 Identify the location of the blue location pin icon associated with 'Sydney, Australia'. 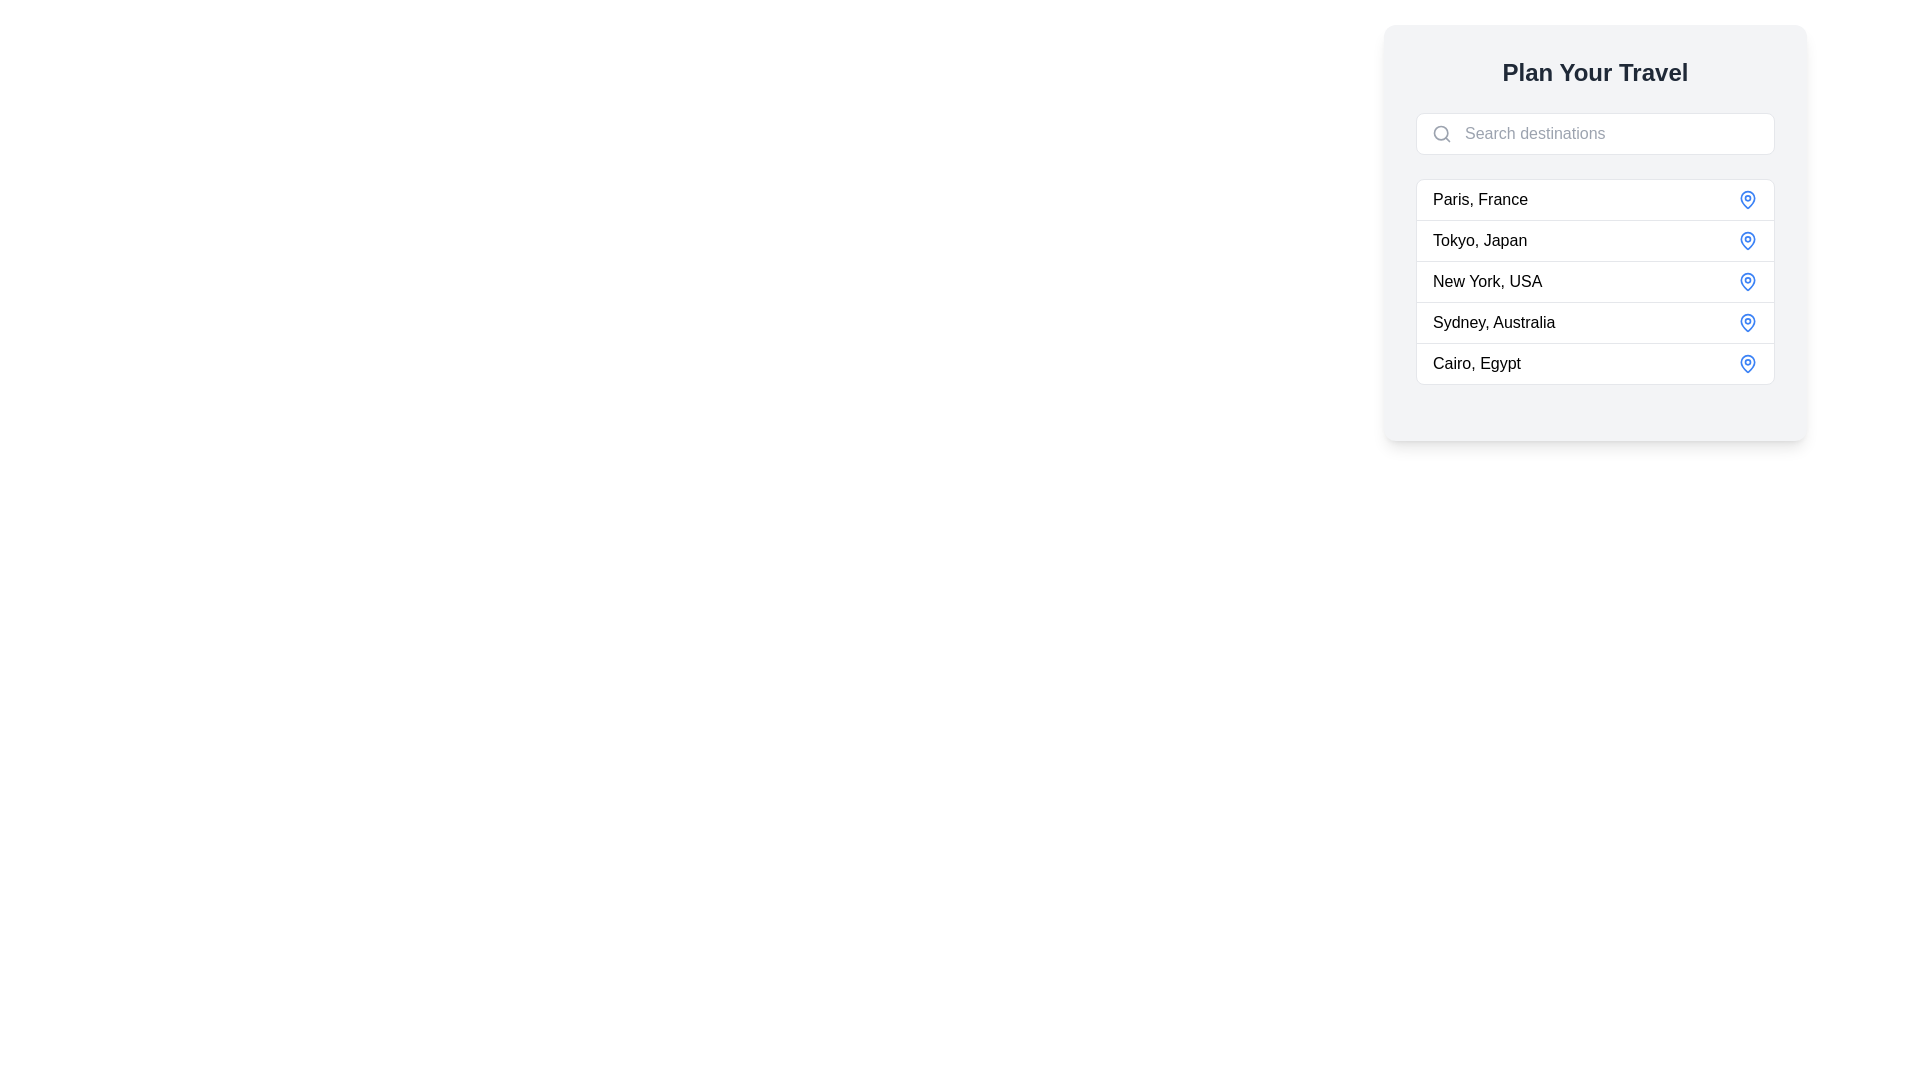
(1746, 320).